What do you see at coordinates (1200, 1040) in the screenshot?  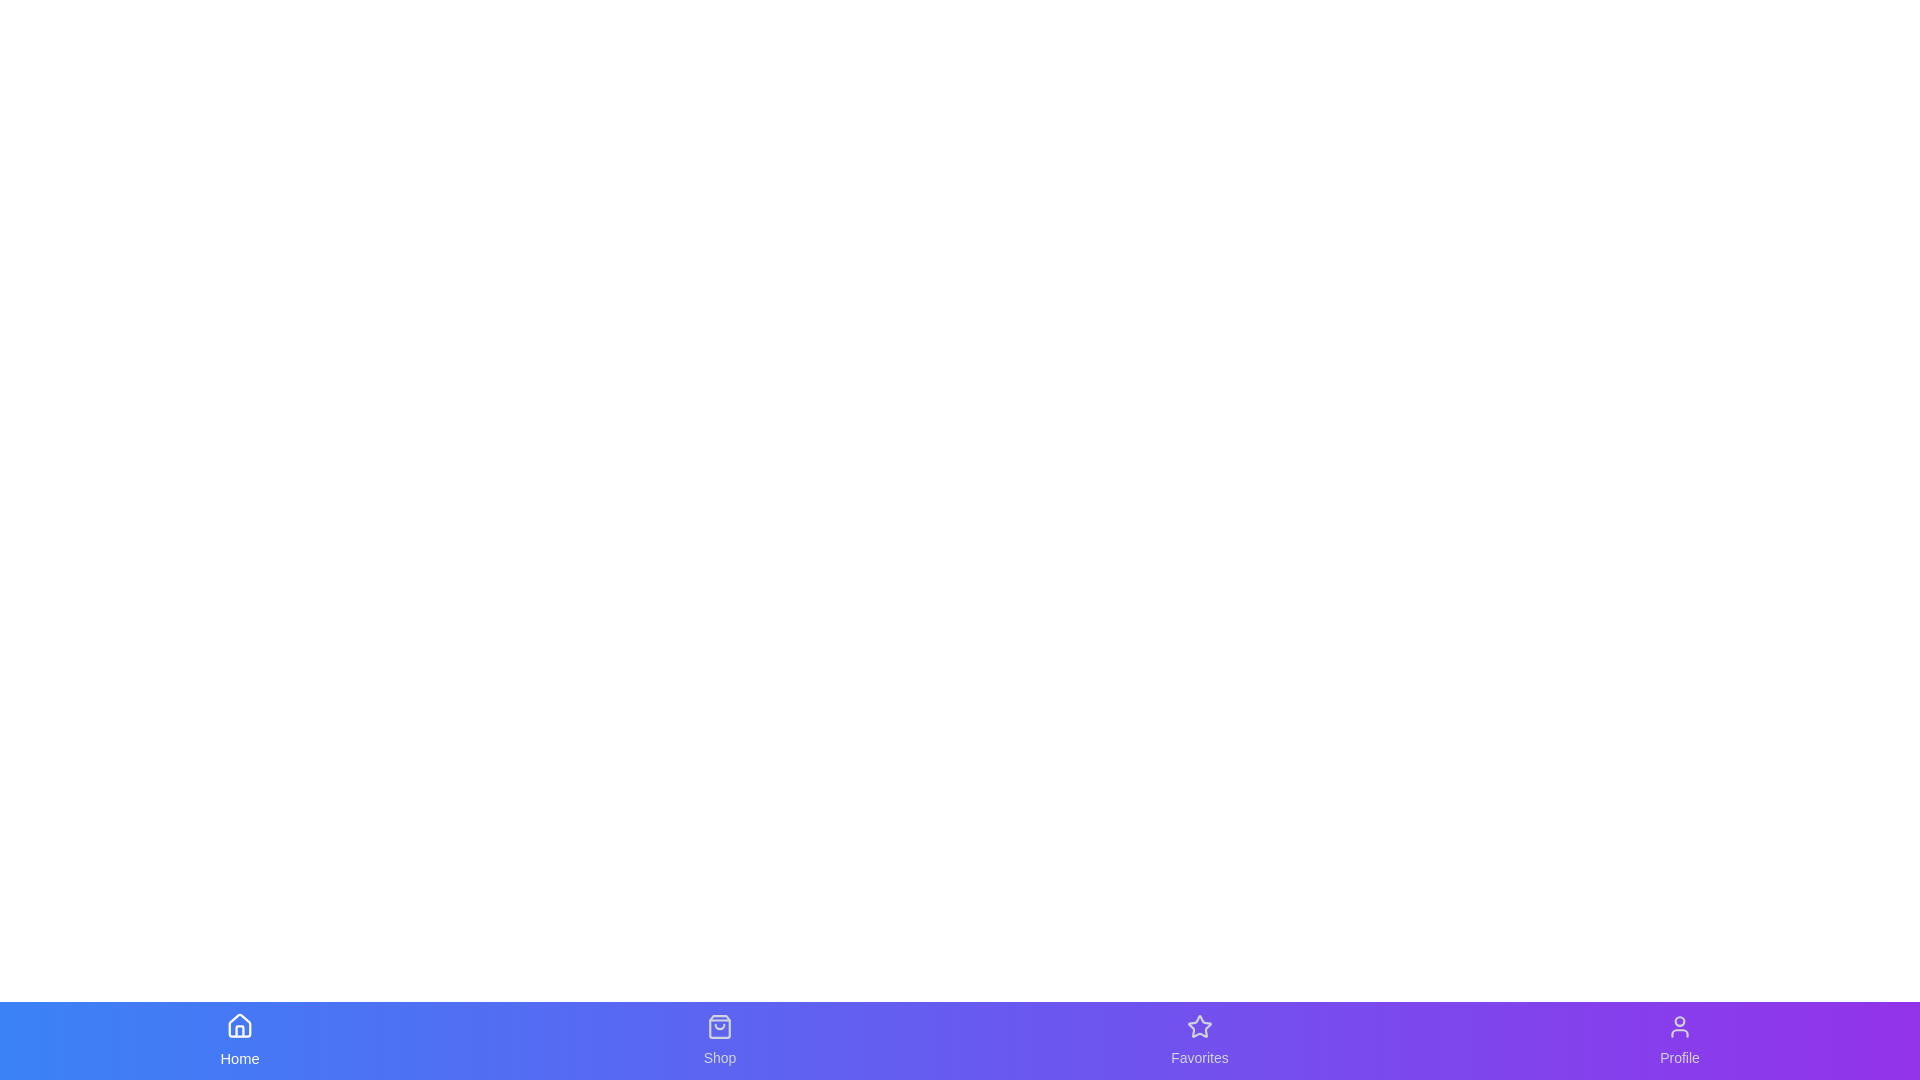 I see `the tab labeled Favorites to navigate to its associated page` at bounding box center [1200, 1040].